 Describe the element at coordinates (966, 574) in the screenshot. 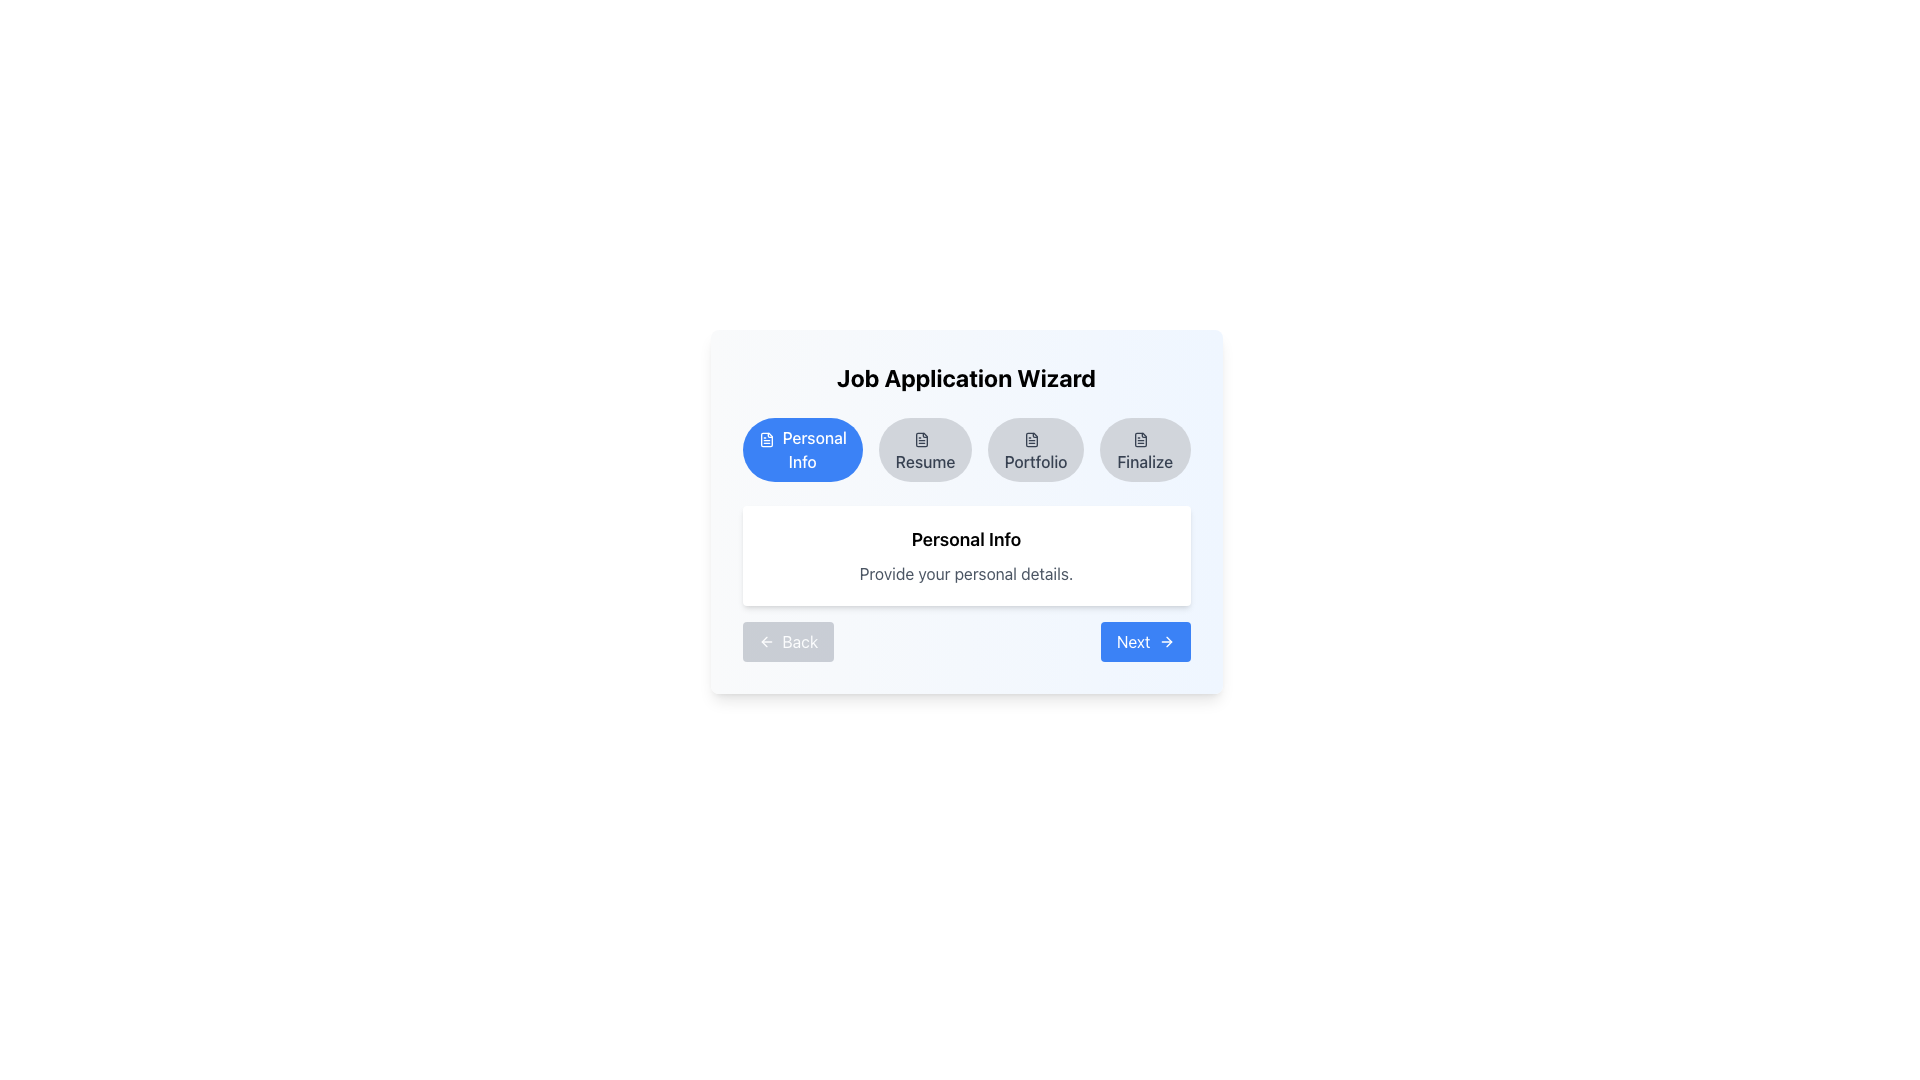

I see `the text element that says 'Provide your personal details.' located within the 'Personal Info' box` at that location.